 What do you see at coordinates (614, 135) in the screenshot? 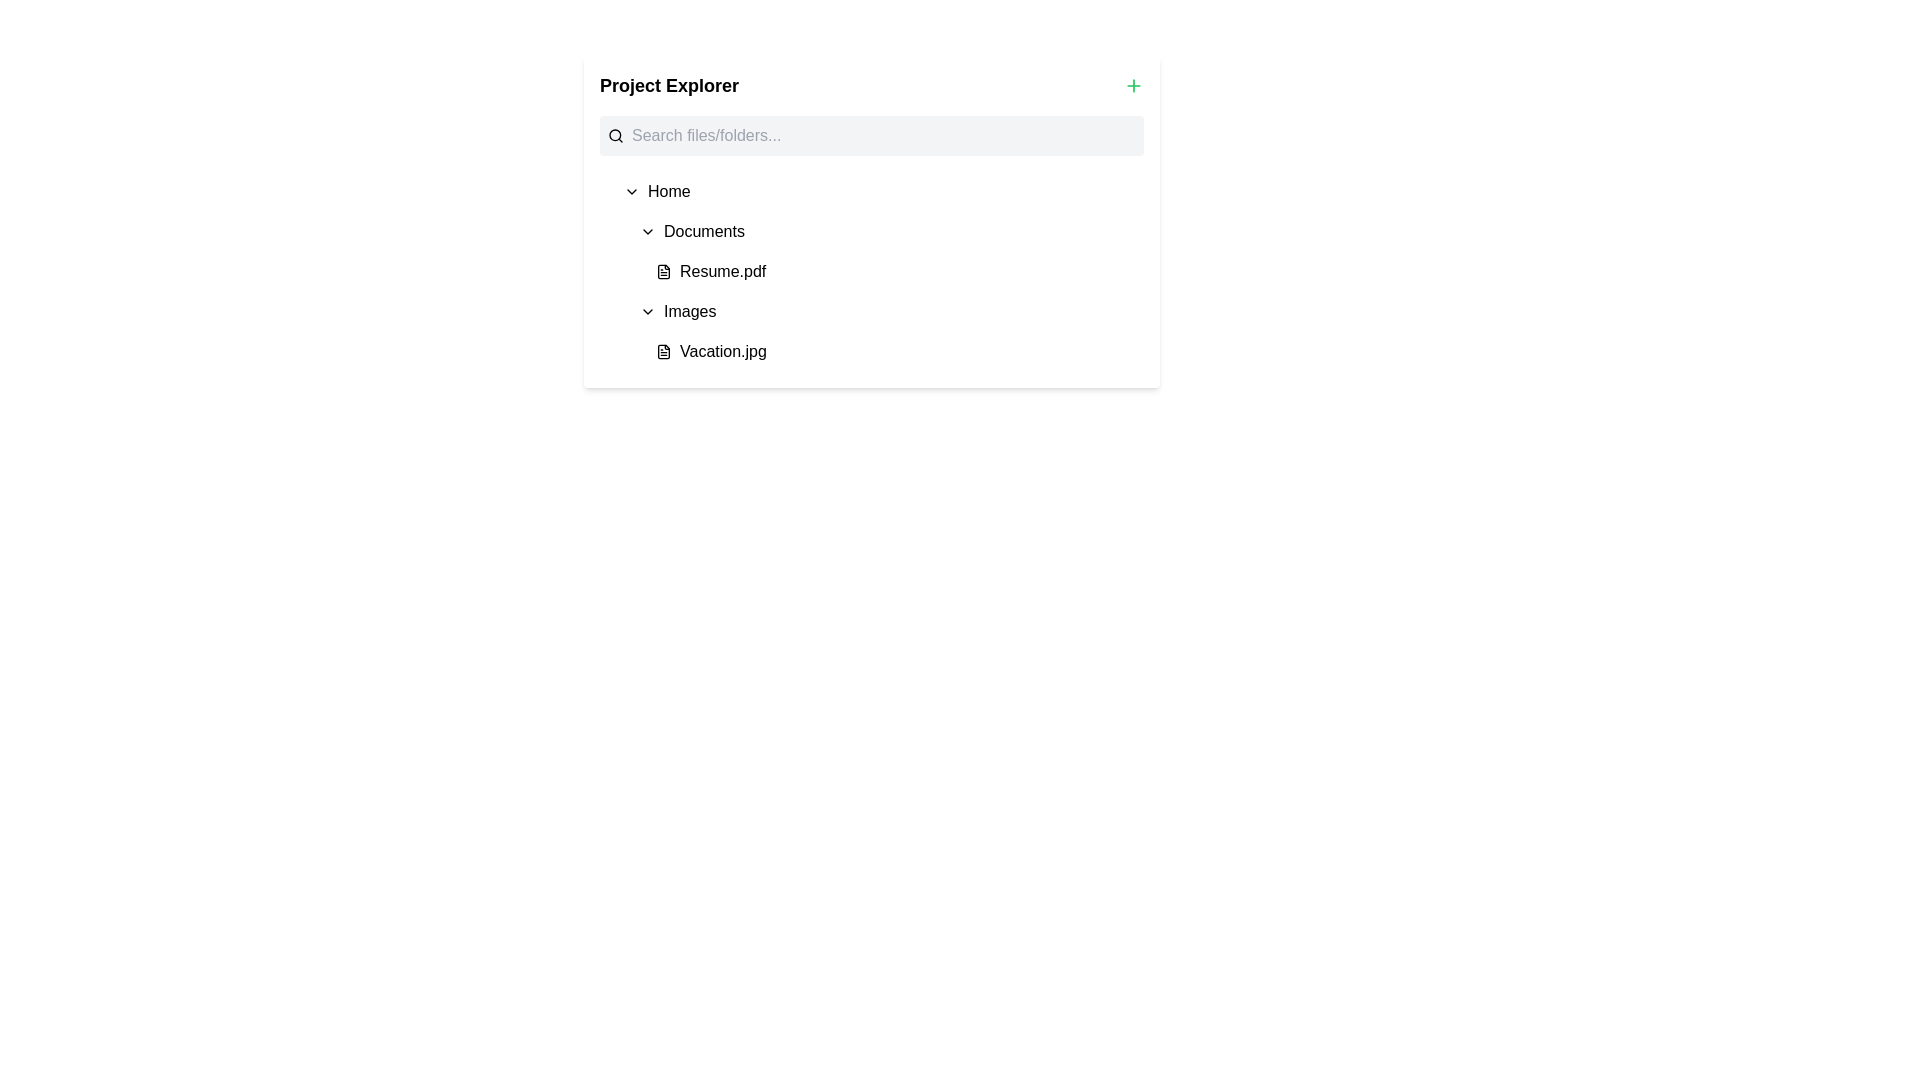
I see `the central circular portion of the magnifying glass icon in the Project Explorer section` at bounding box center [614, 135].